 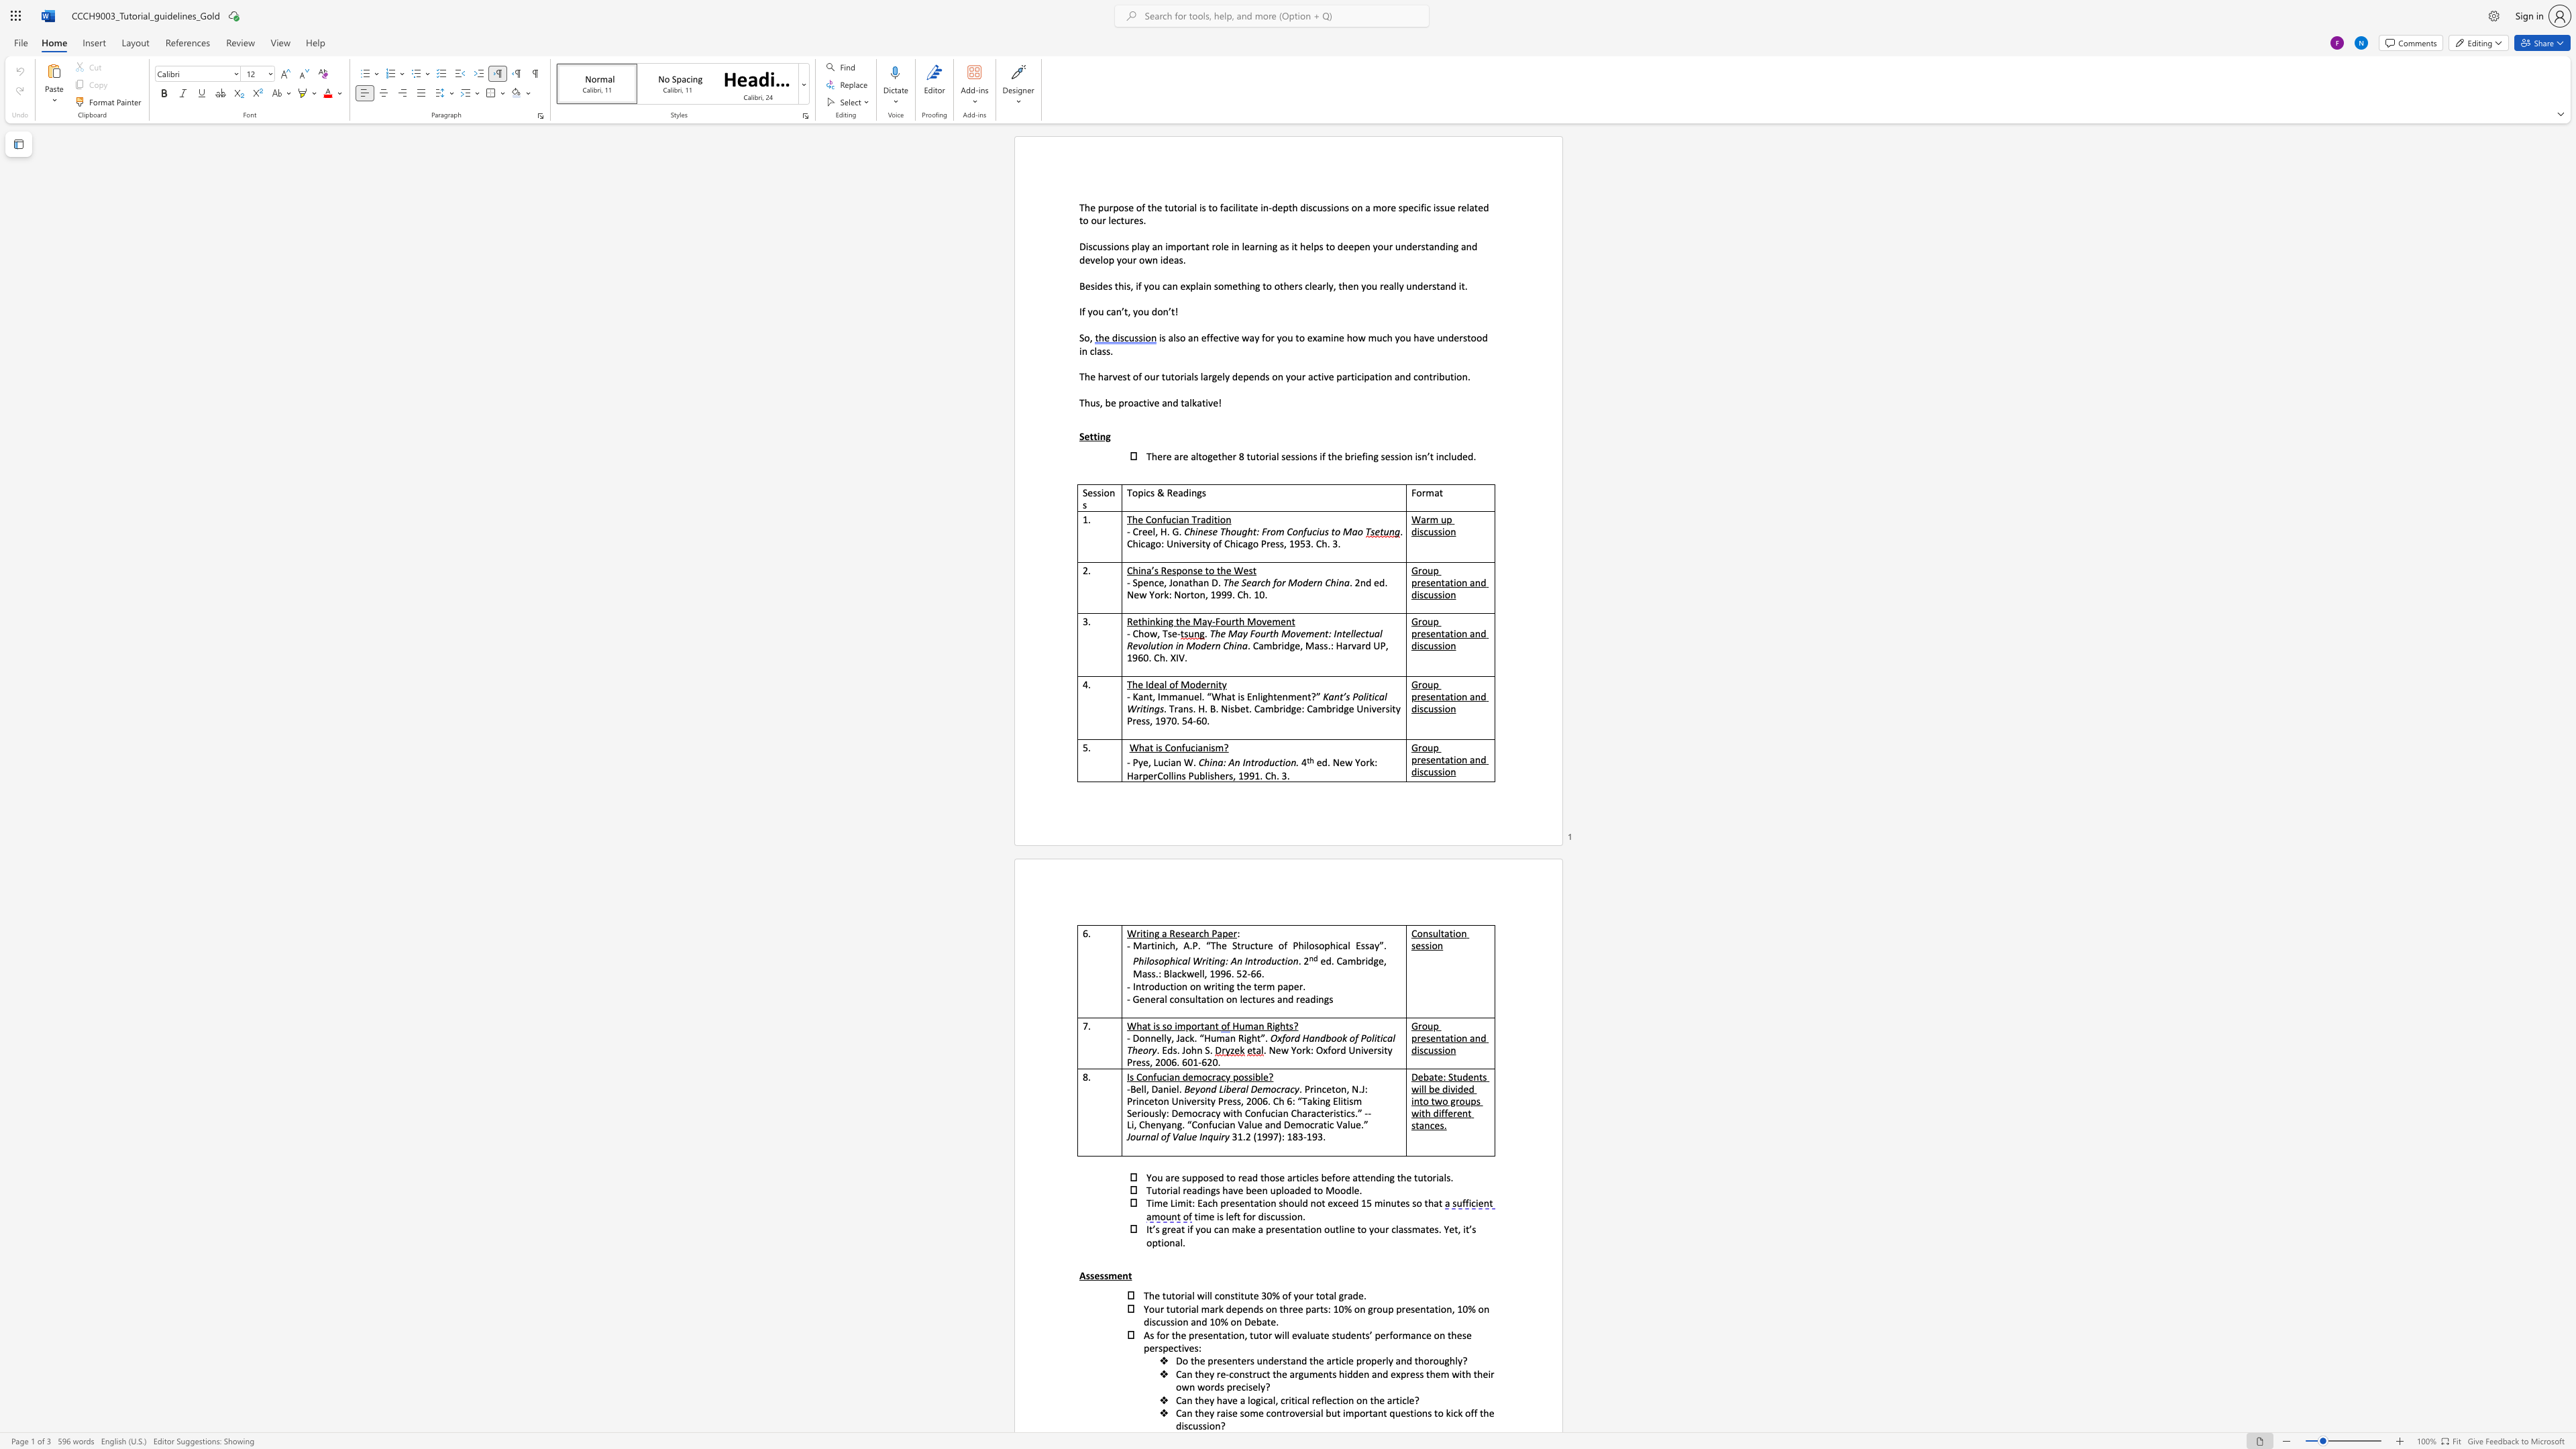 What do you see at coordinates (1281, 763) in the screenshot?
I see `the subset text "ion" within the text "China: An Introduction."` at bounding box center [1281, 763].